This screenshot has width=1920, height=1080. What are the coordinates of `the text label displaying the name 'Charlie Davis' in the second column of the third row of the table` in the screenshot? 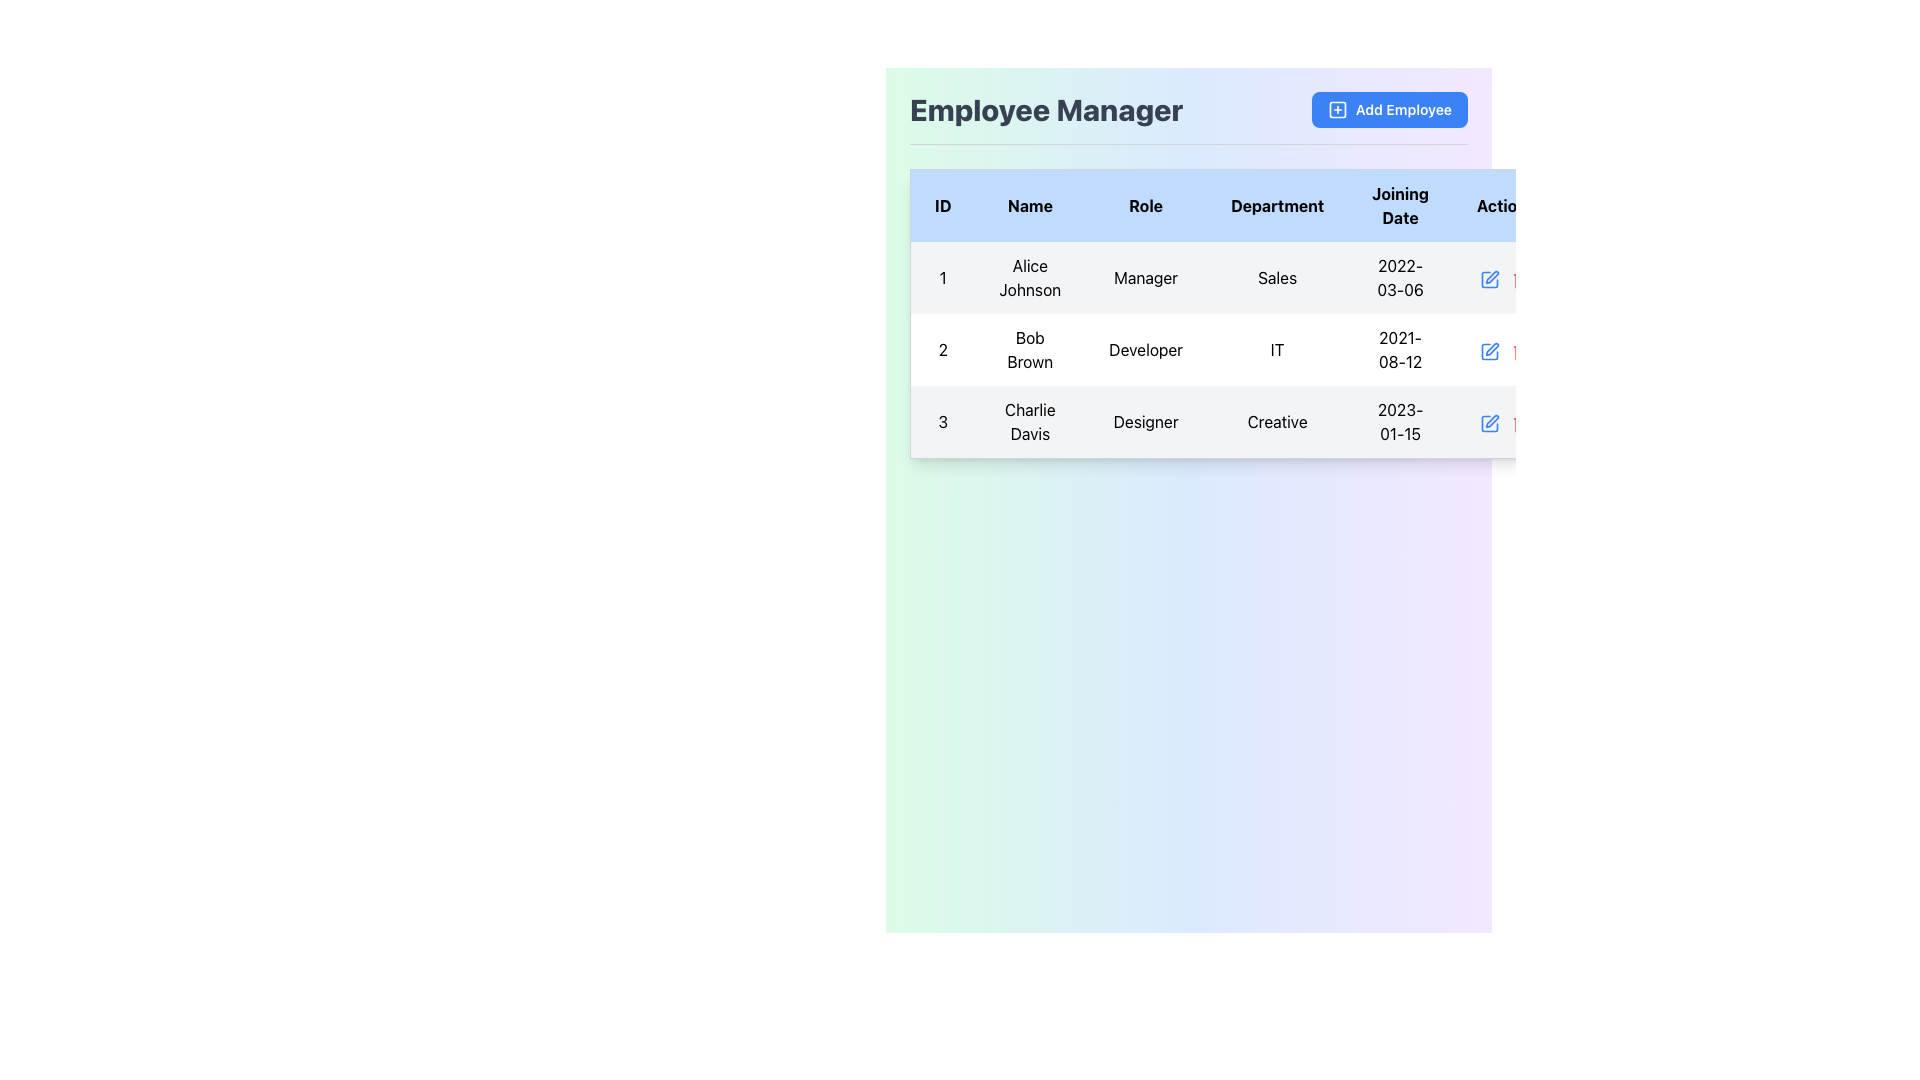 It's located at (1030, 421).